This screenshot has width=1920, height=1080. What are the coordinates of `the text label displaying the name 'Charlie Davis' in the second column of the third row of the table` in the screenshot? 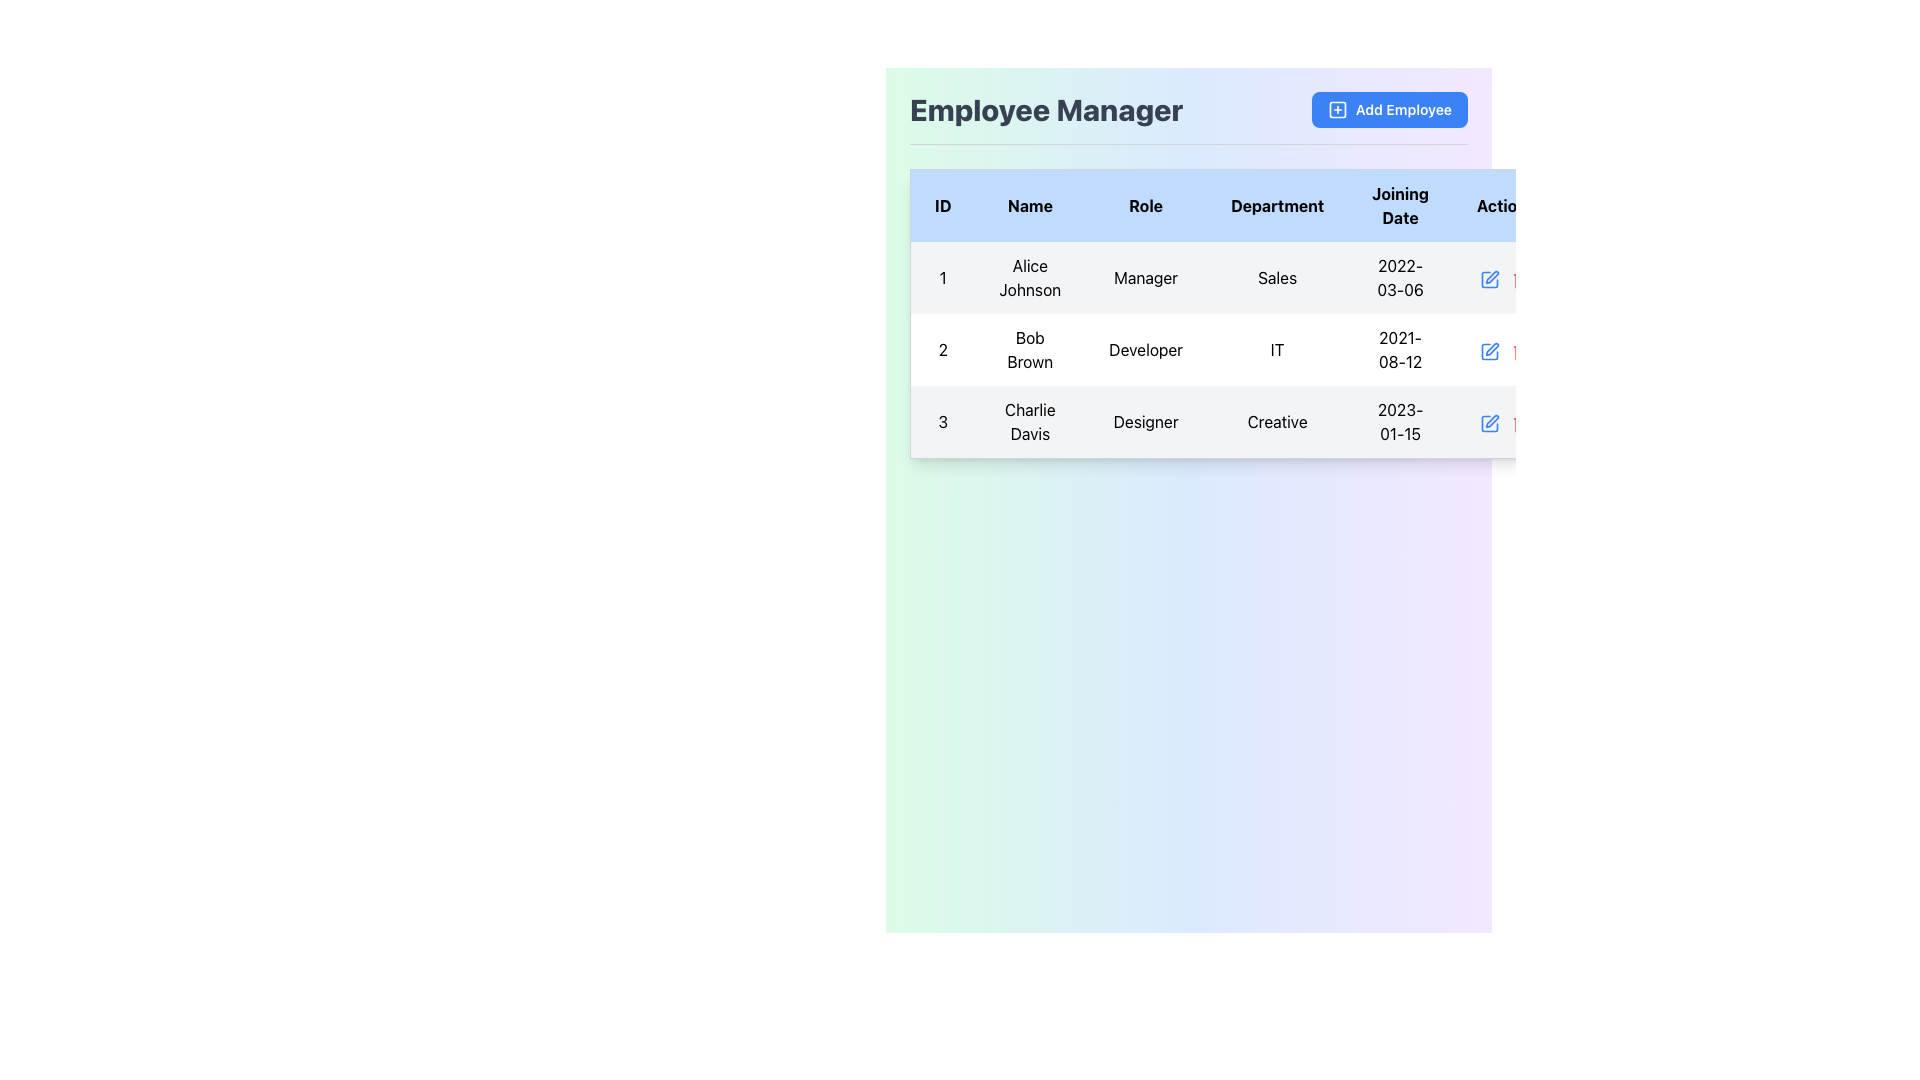 It's located at (1030, 421).